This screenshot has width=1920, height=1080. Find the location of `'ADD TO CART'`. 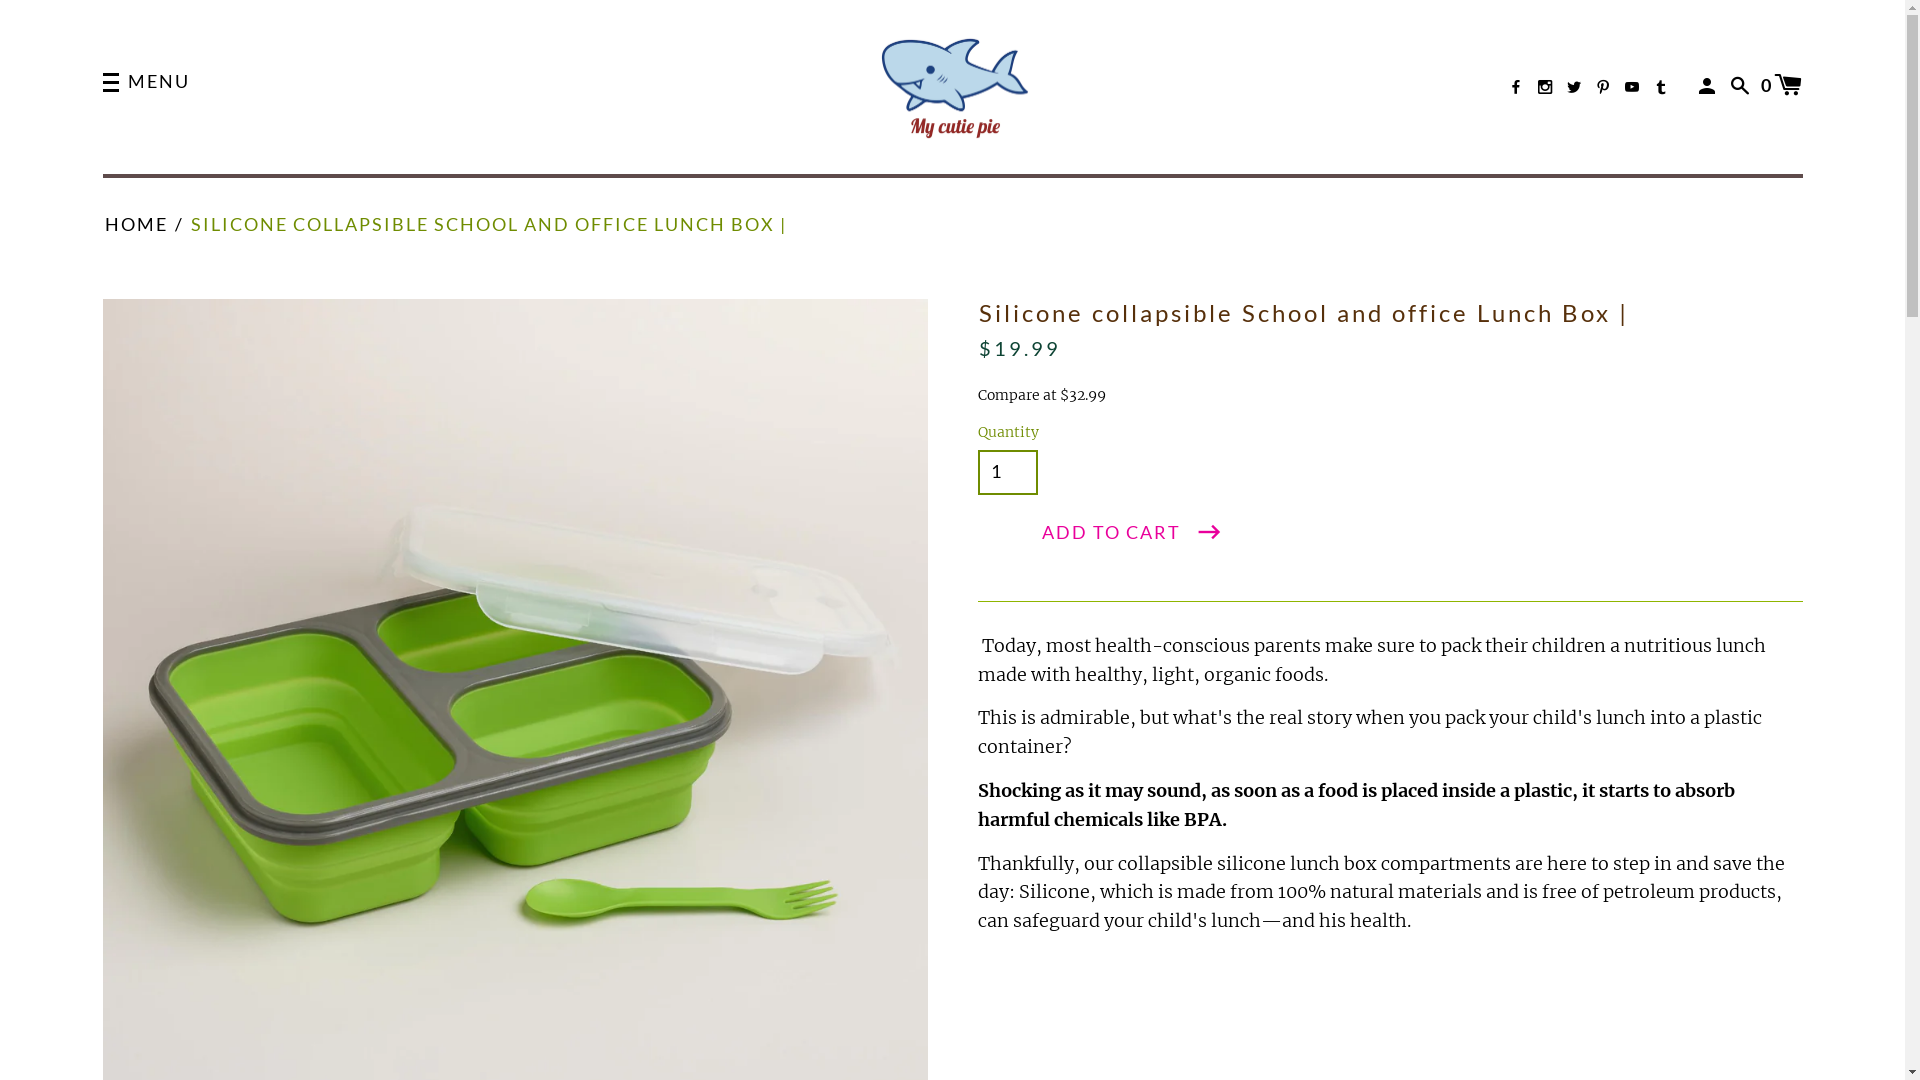

'ADD TO CART' is located at coordinates (1132, 531).